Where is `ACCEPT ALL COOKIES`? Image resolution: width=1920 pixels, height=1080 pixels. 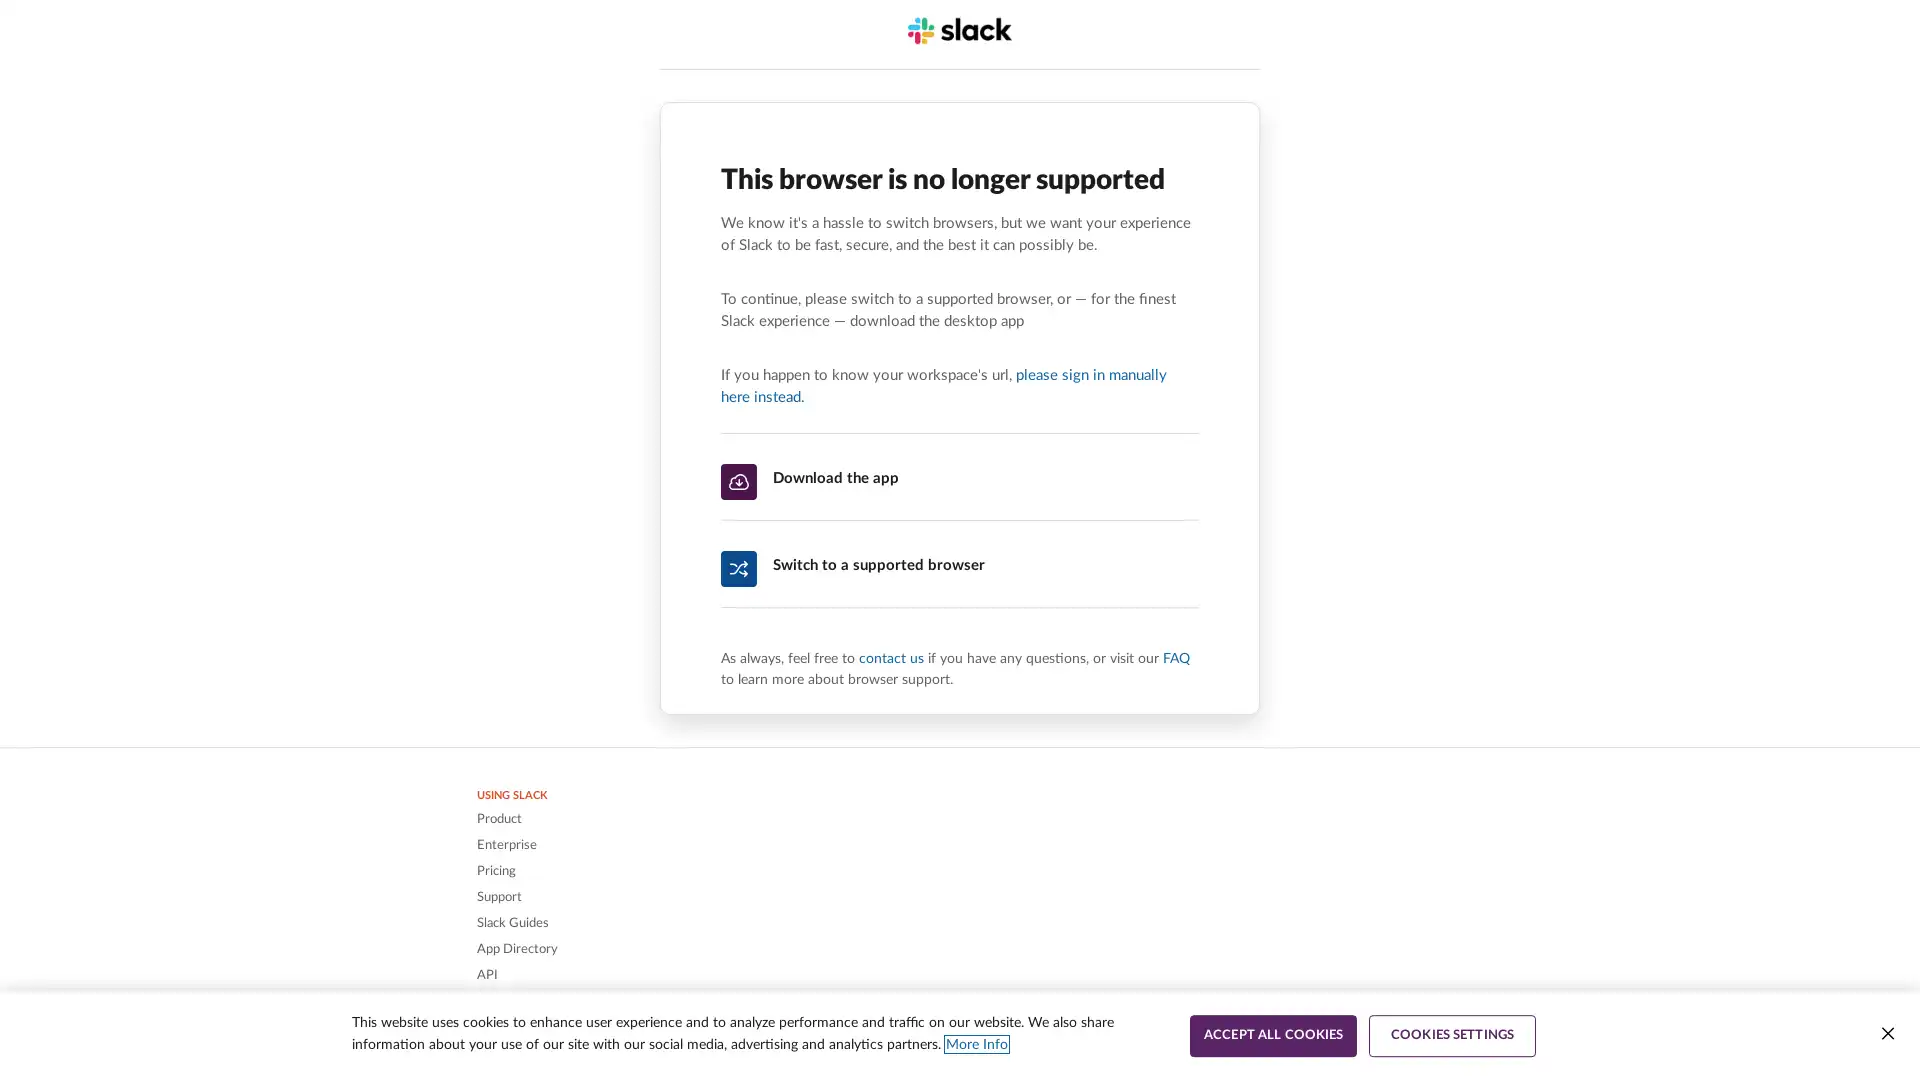 ACCEPT ALL COOKIES is located at coordinates (1272, 1035).